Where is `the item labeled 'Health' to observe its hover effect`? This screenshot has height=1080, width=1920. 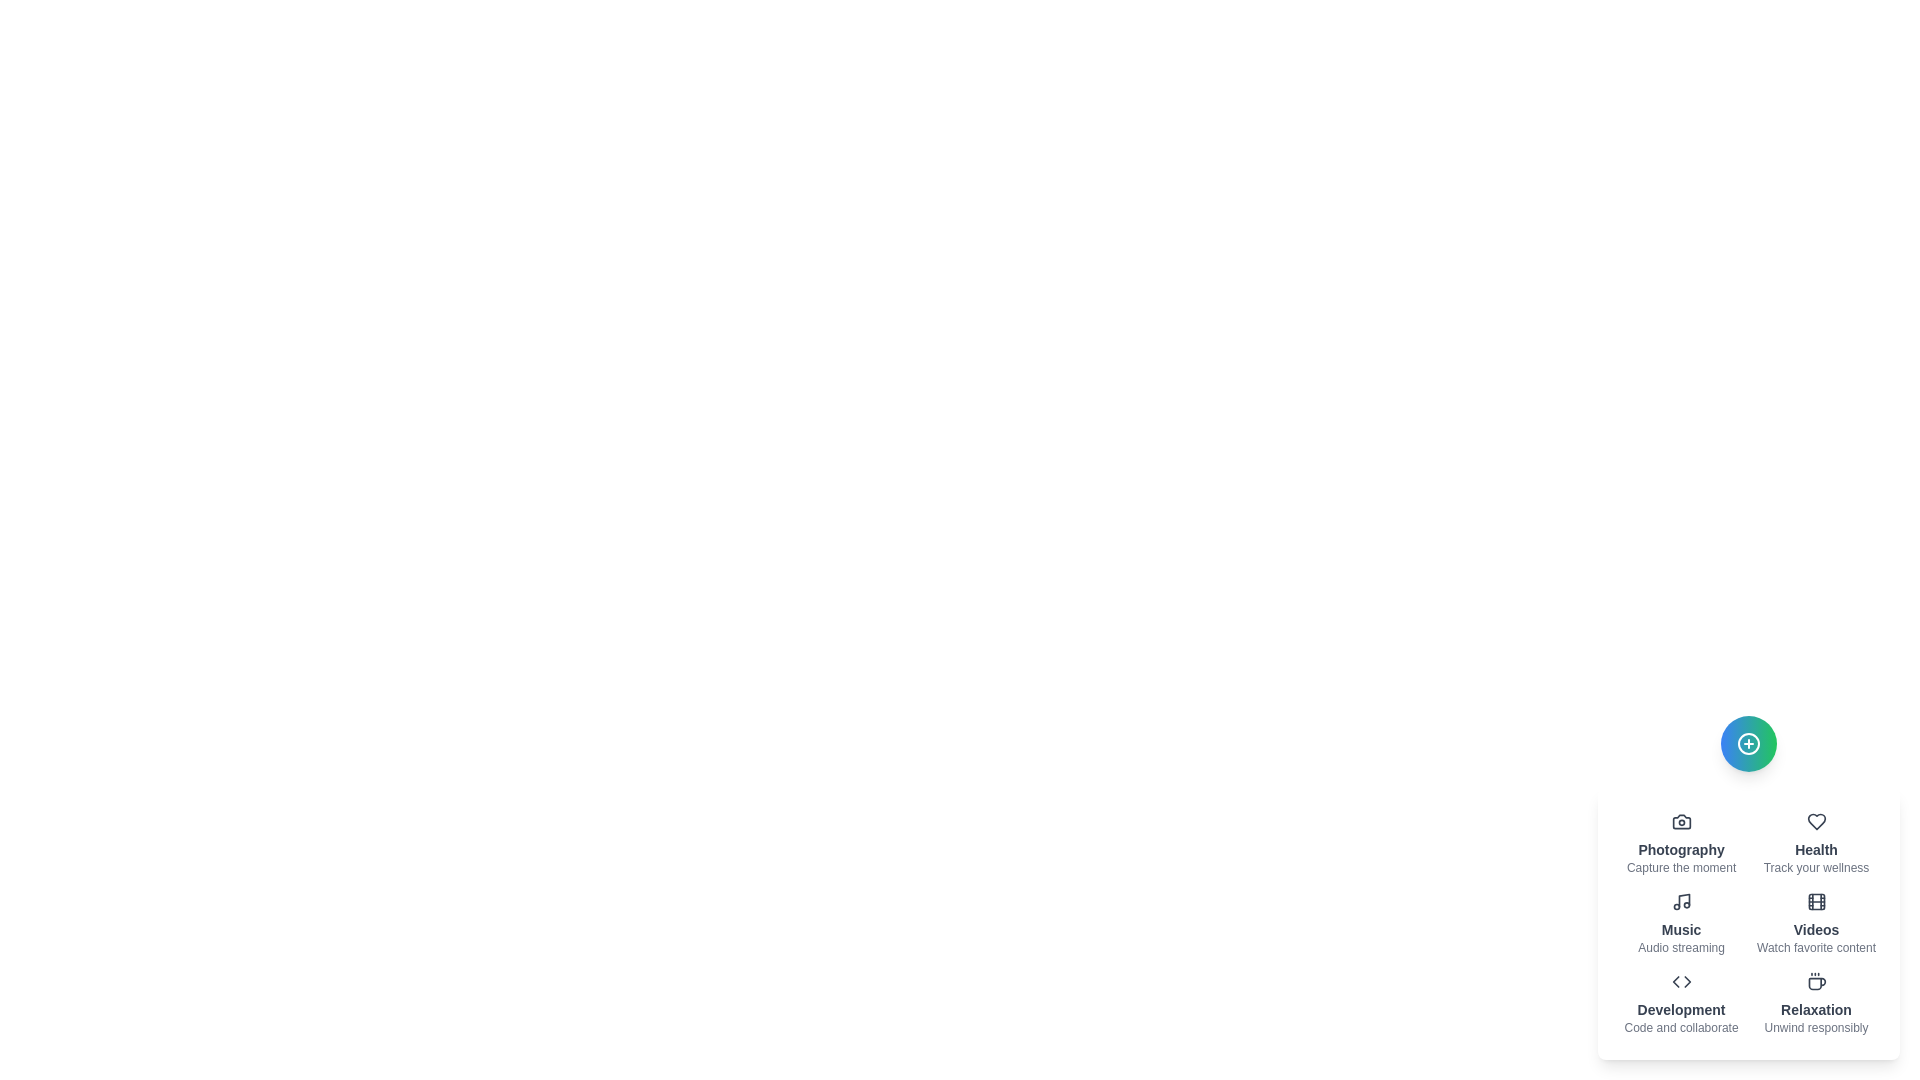 the item labeled 'Health' to observe its hover effect is located at coordinates (1816, 844).